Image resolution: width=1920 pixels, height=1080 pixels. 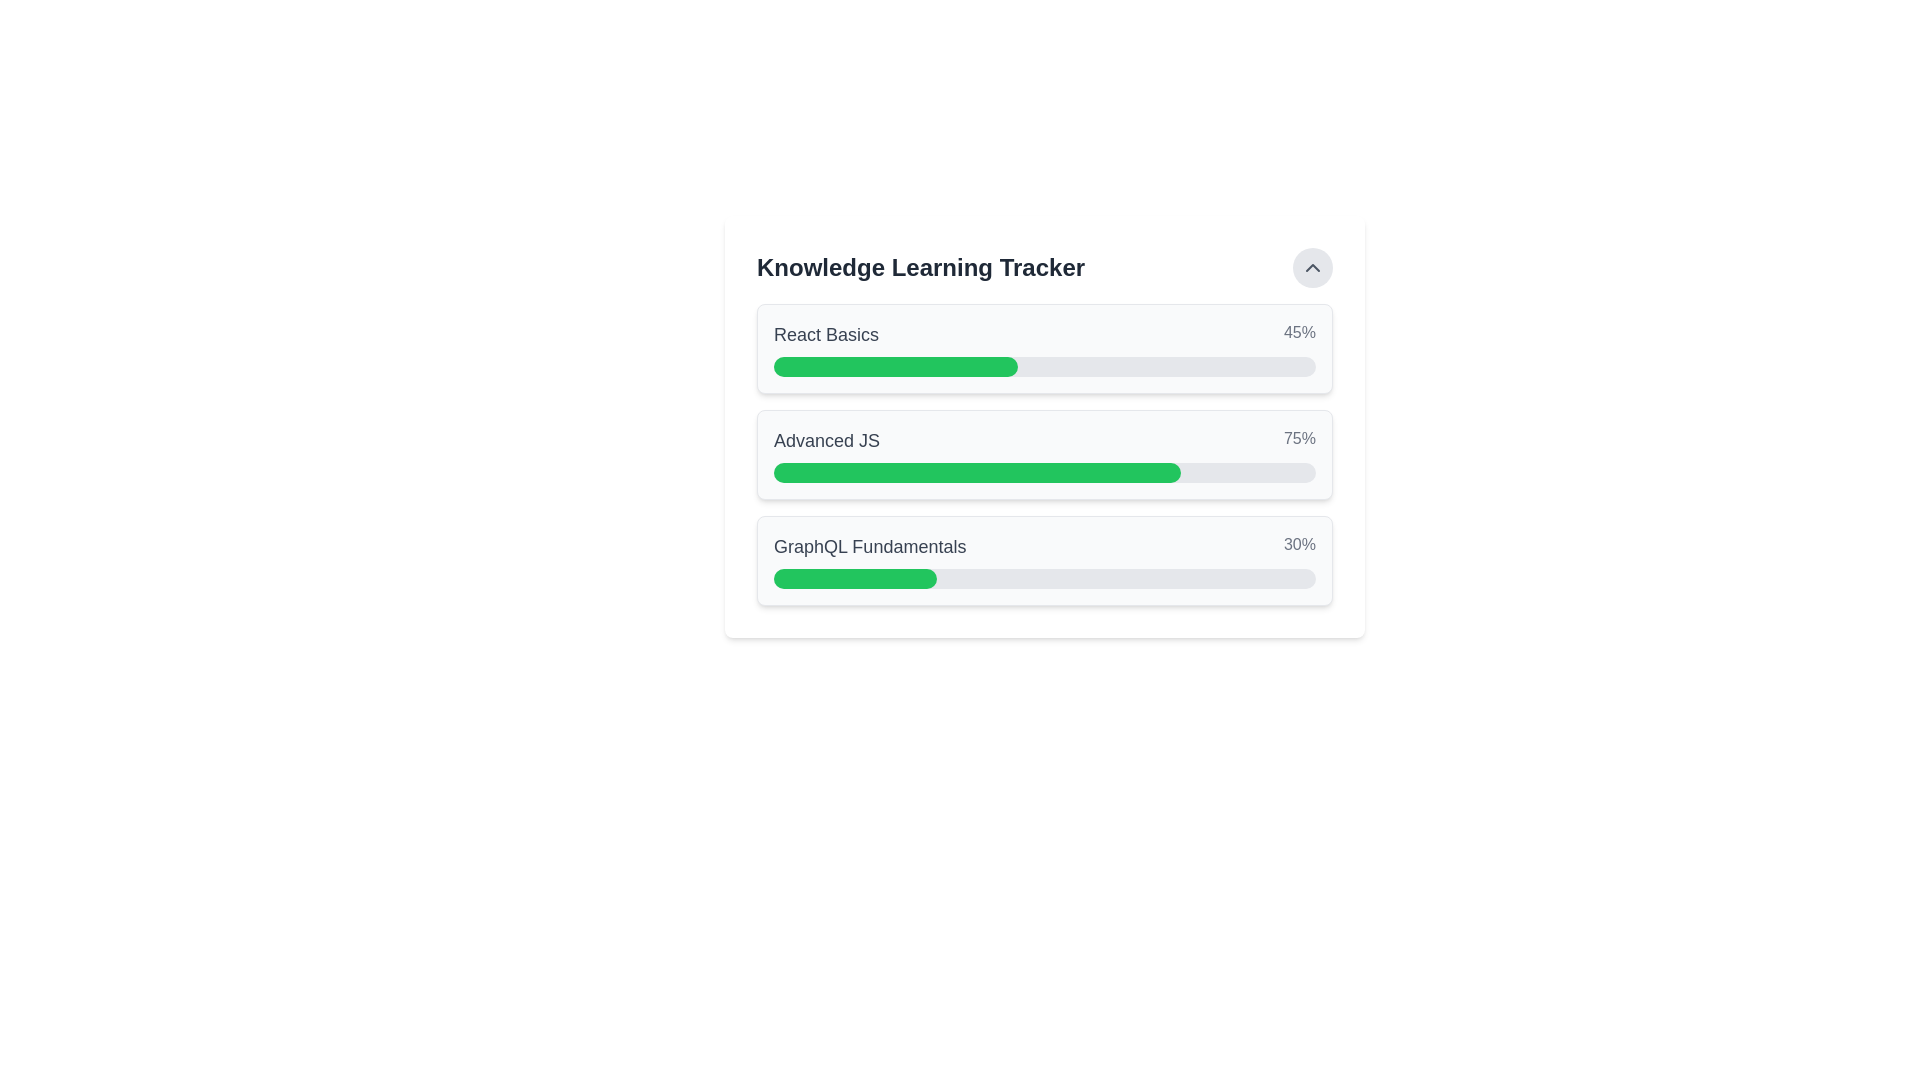 I want to click on the progress bar representing the completion level of the 'React Basics' learning tracker, located inside the light gray bar and occupying 45% of its width, so click(x=894, y=366).